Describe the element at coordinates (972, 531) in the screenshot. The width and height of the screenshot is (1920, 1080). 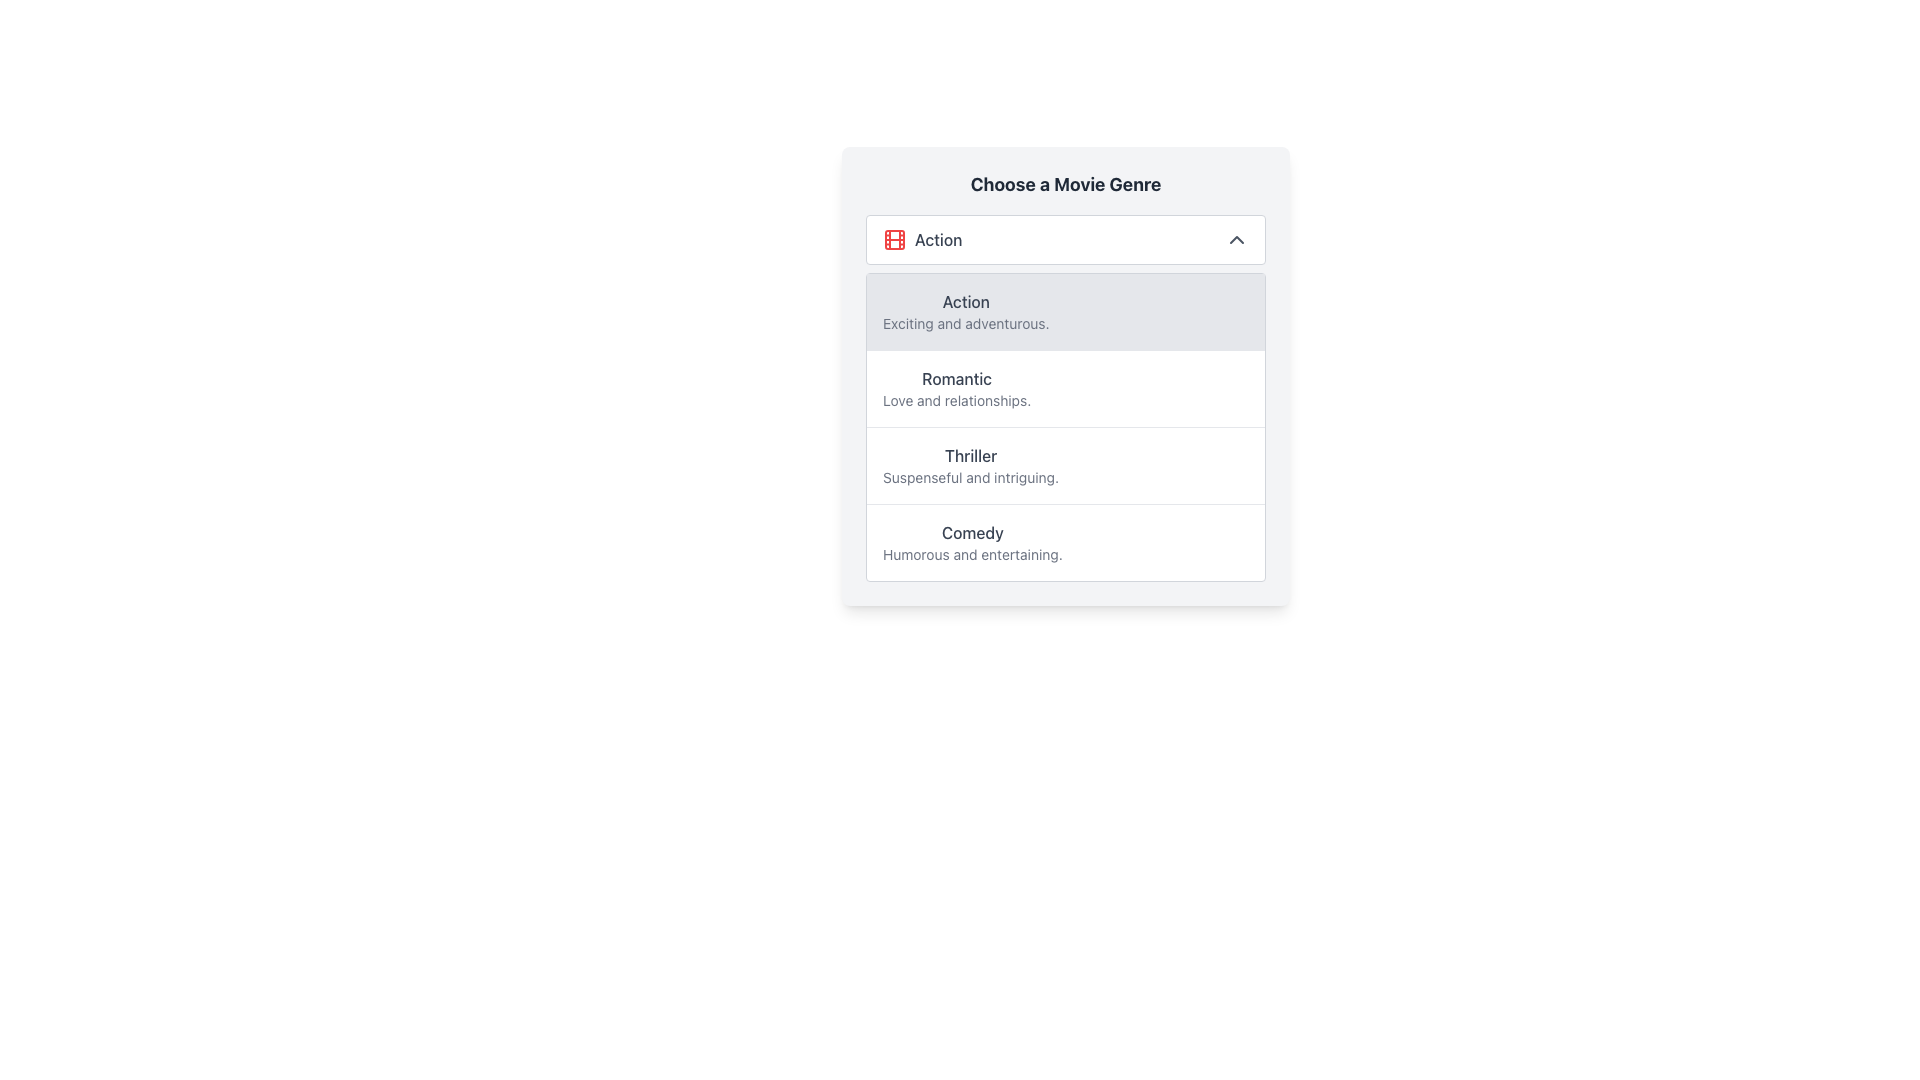
I see `the 'Comedy' genre label, which is styled with medium font weight and positioned above the descriptive text 'Humorous and entertaining.'` at that location.